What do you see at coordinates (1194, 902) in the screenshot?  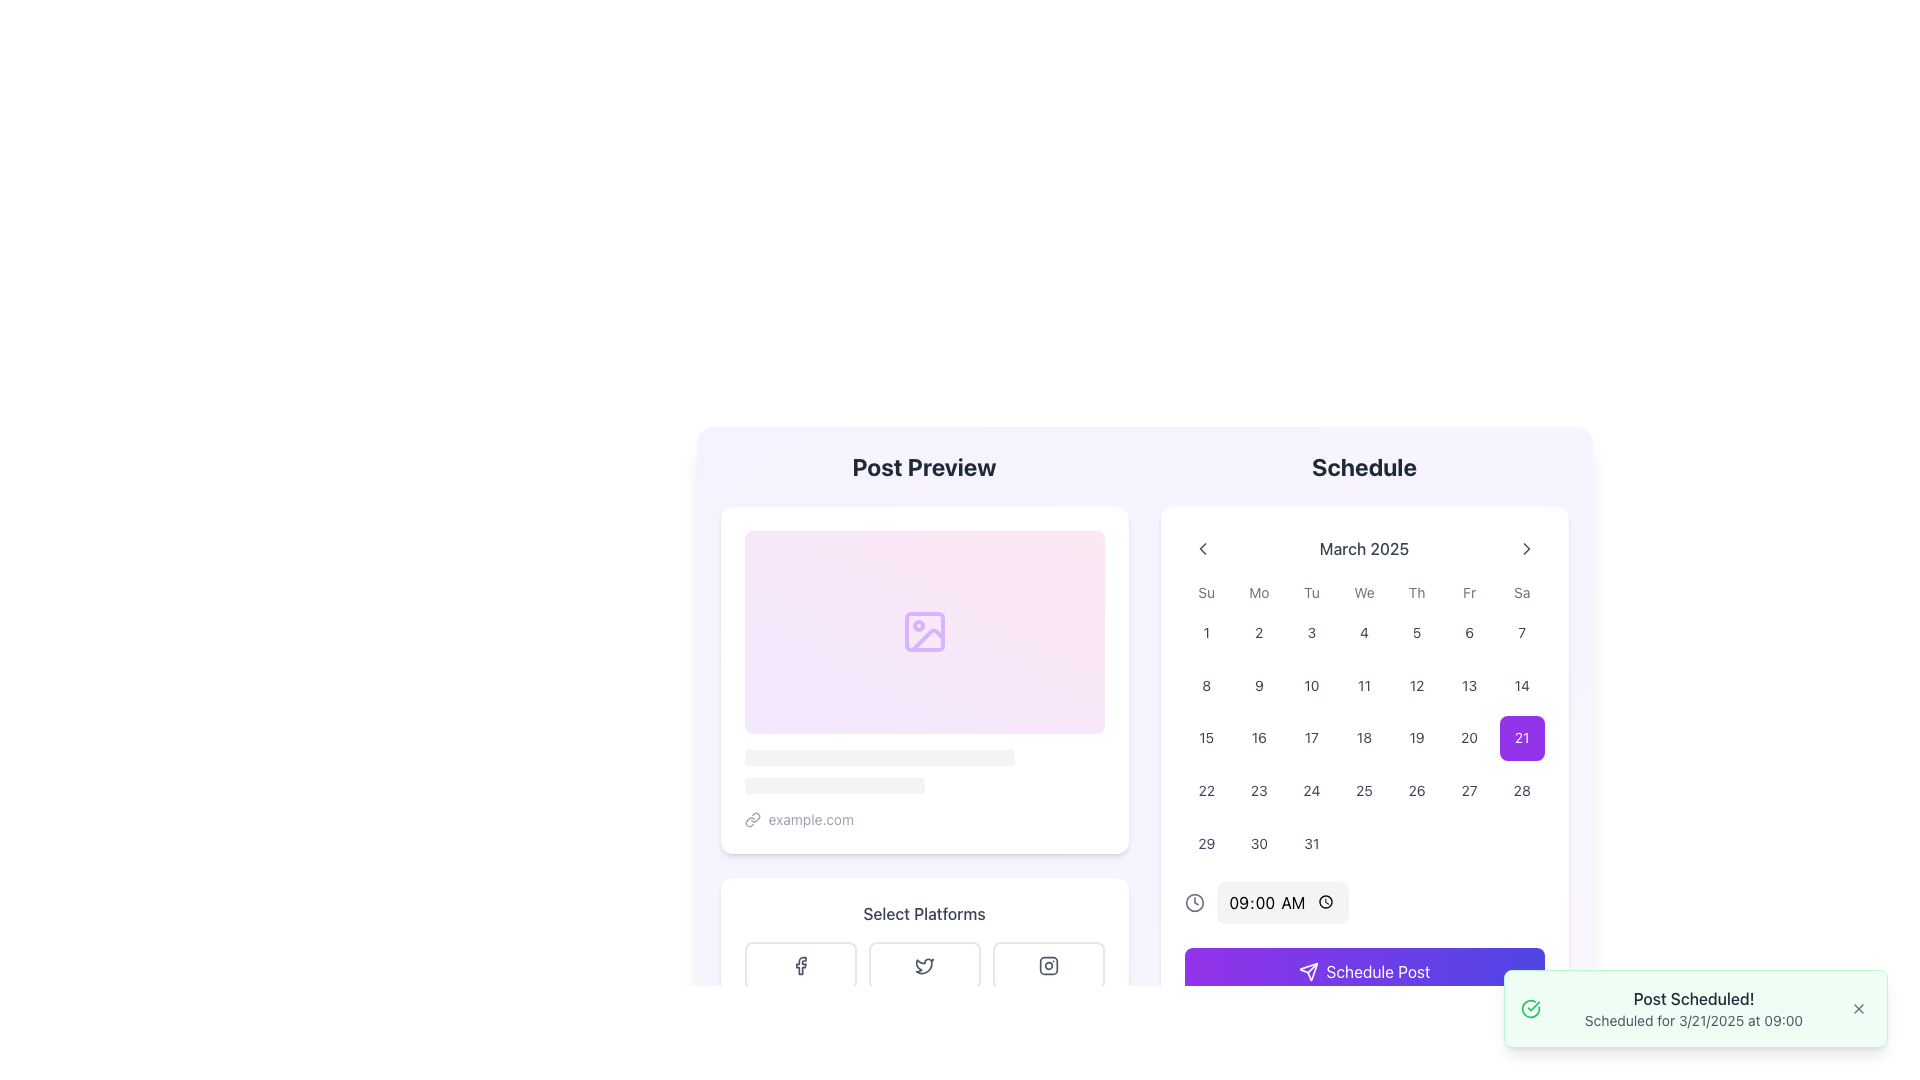 I see `the clock icon with a circular outline and stylized clock hands, which is located to the left of the time selection input box showing '09:00 AM'` at bounding box center [1194, 902].